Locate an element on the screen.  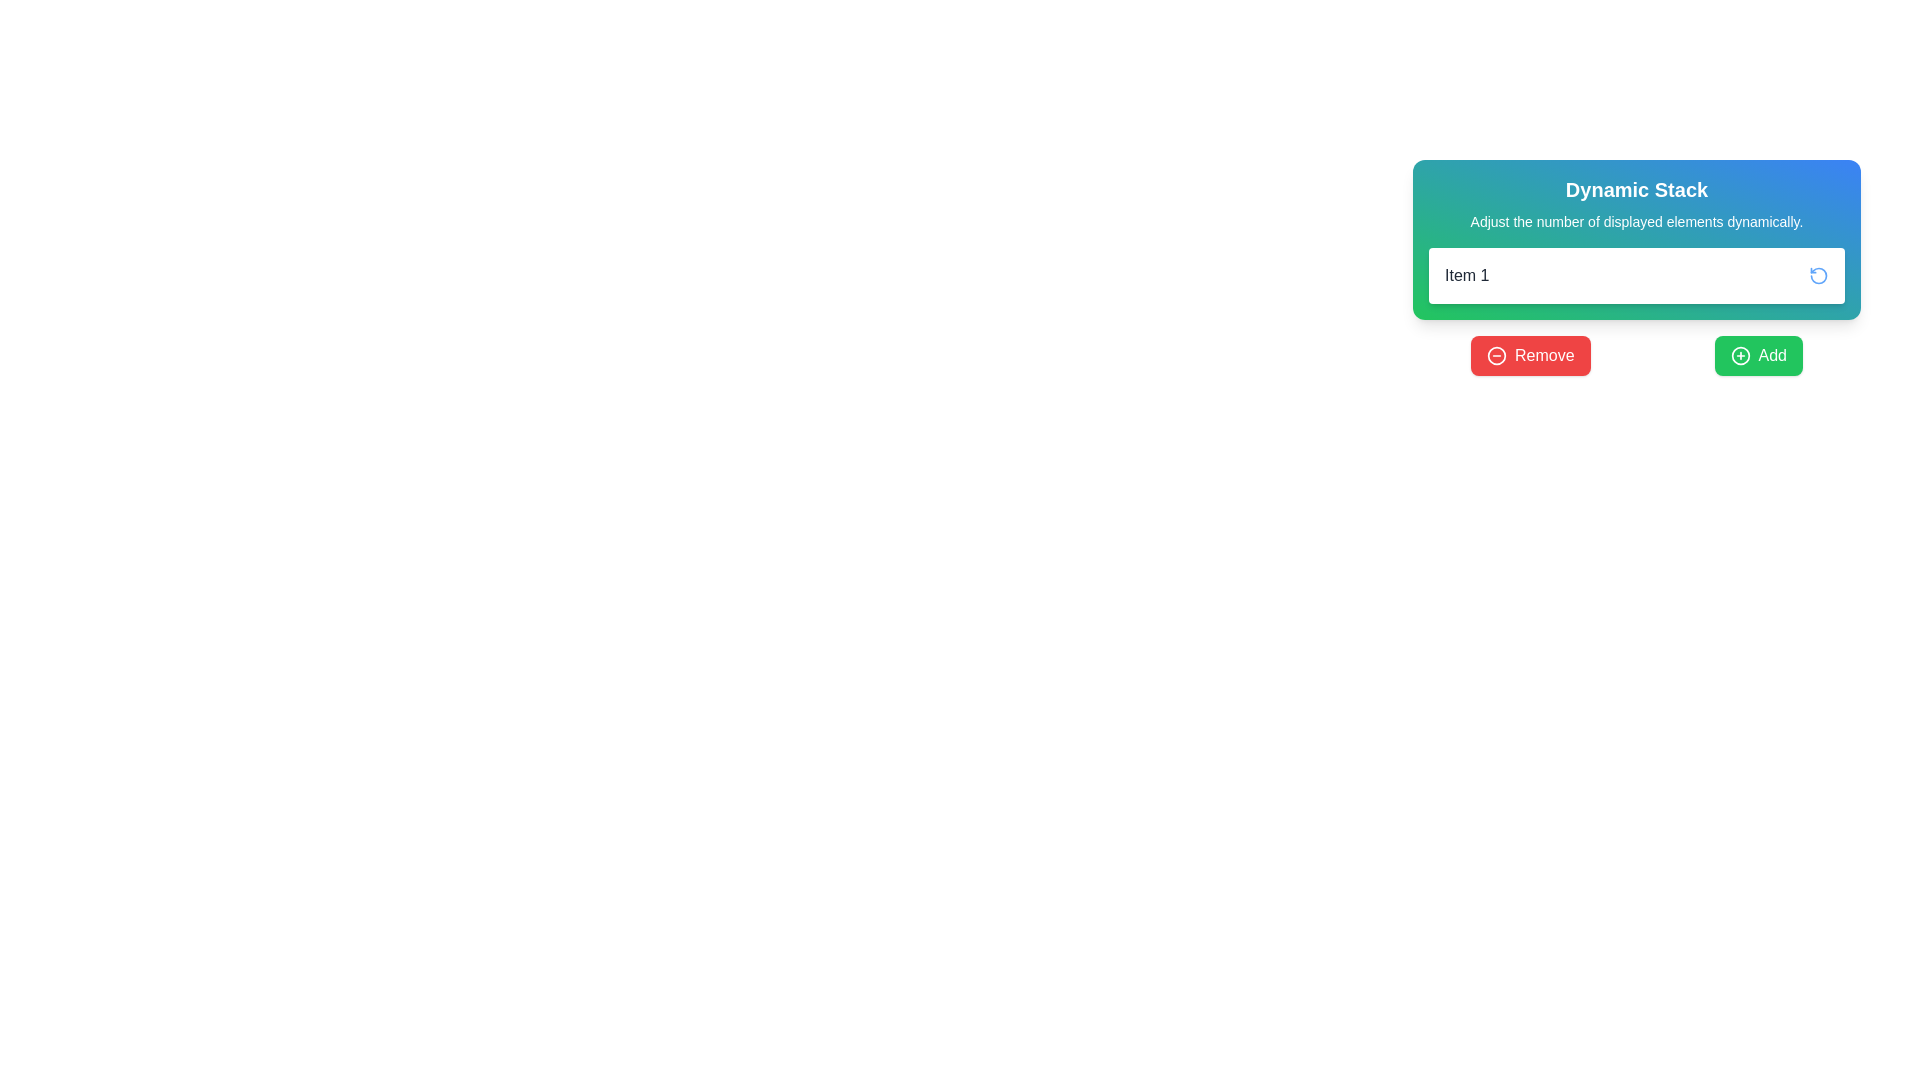
text label providing guidance about the 'Dynamic Stack' functionality, which is positioned below the heading 'Dynamic Stack' and above the list section containing 'Item 1' is located at coordinates (1636, 222).